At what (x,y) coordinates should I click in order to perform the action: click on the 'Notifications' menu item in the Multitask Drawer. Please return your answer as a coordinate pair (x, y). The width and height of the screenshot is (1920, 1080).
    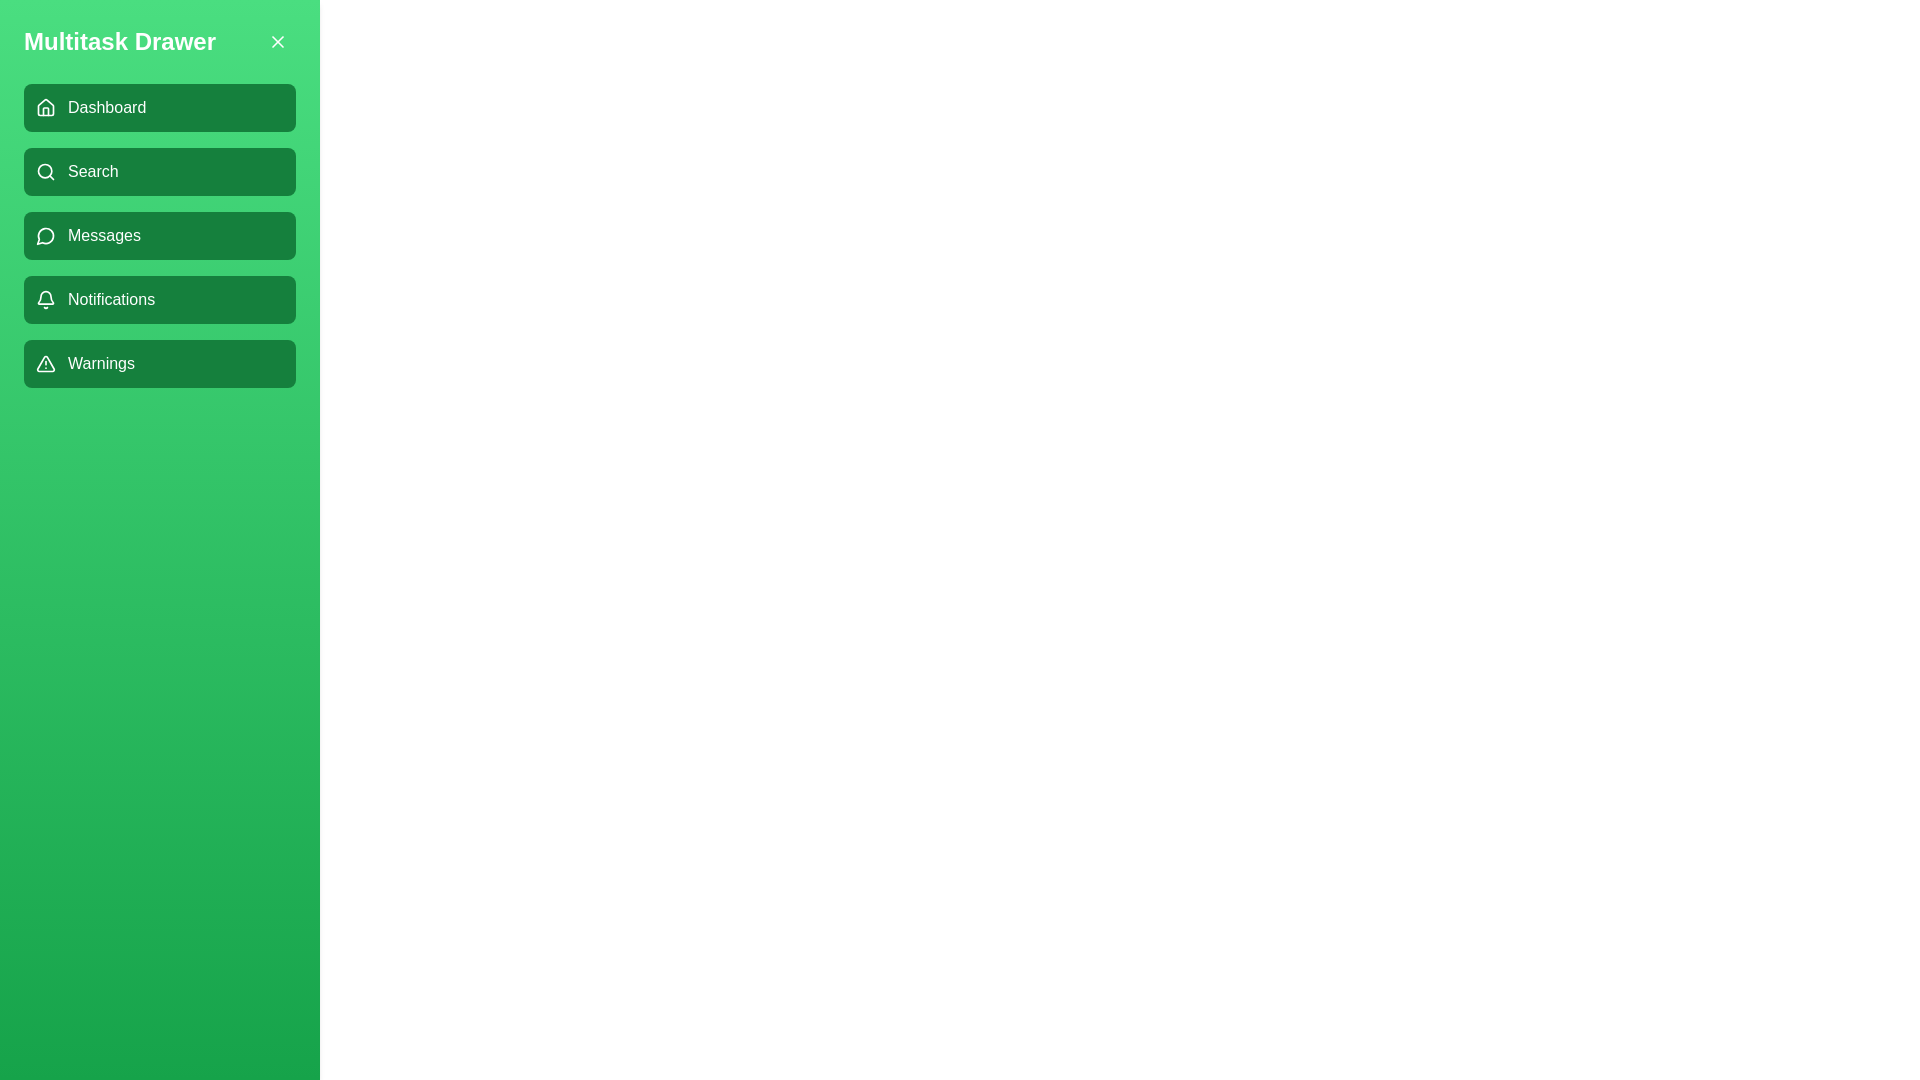
    Looking at the image, I should click on (158, 300).